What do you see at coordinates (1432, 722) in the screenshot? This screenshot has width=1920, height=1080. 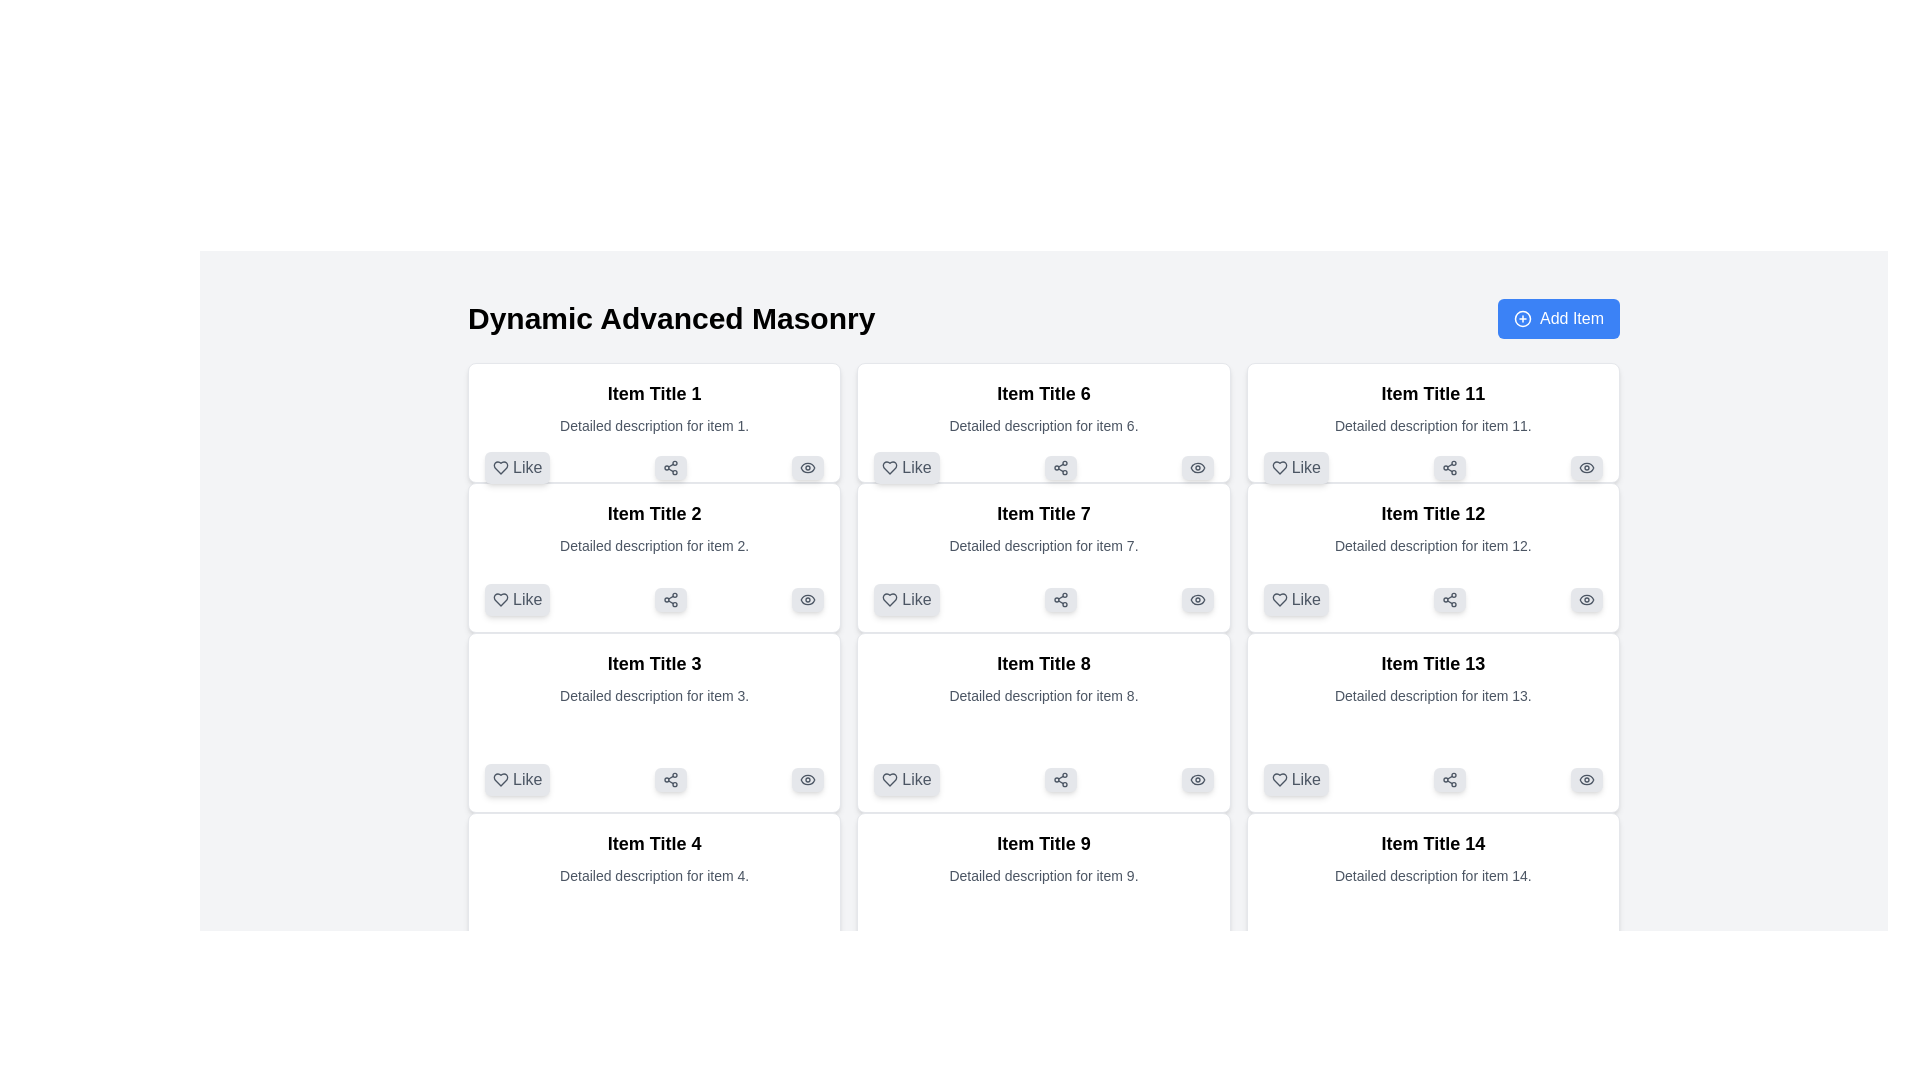 I see `the 'Share' button on the interactive card titled 'Item Title 13', which is located in the third column and fifth row of the grid layout` at bounding box center [1432, 722].